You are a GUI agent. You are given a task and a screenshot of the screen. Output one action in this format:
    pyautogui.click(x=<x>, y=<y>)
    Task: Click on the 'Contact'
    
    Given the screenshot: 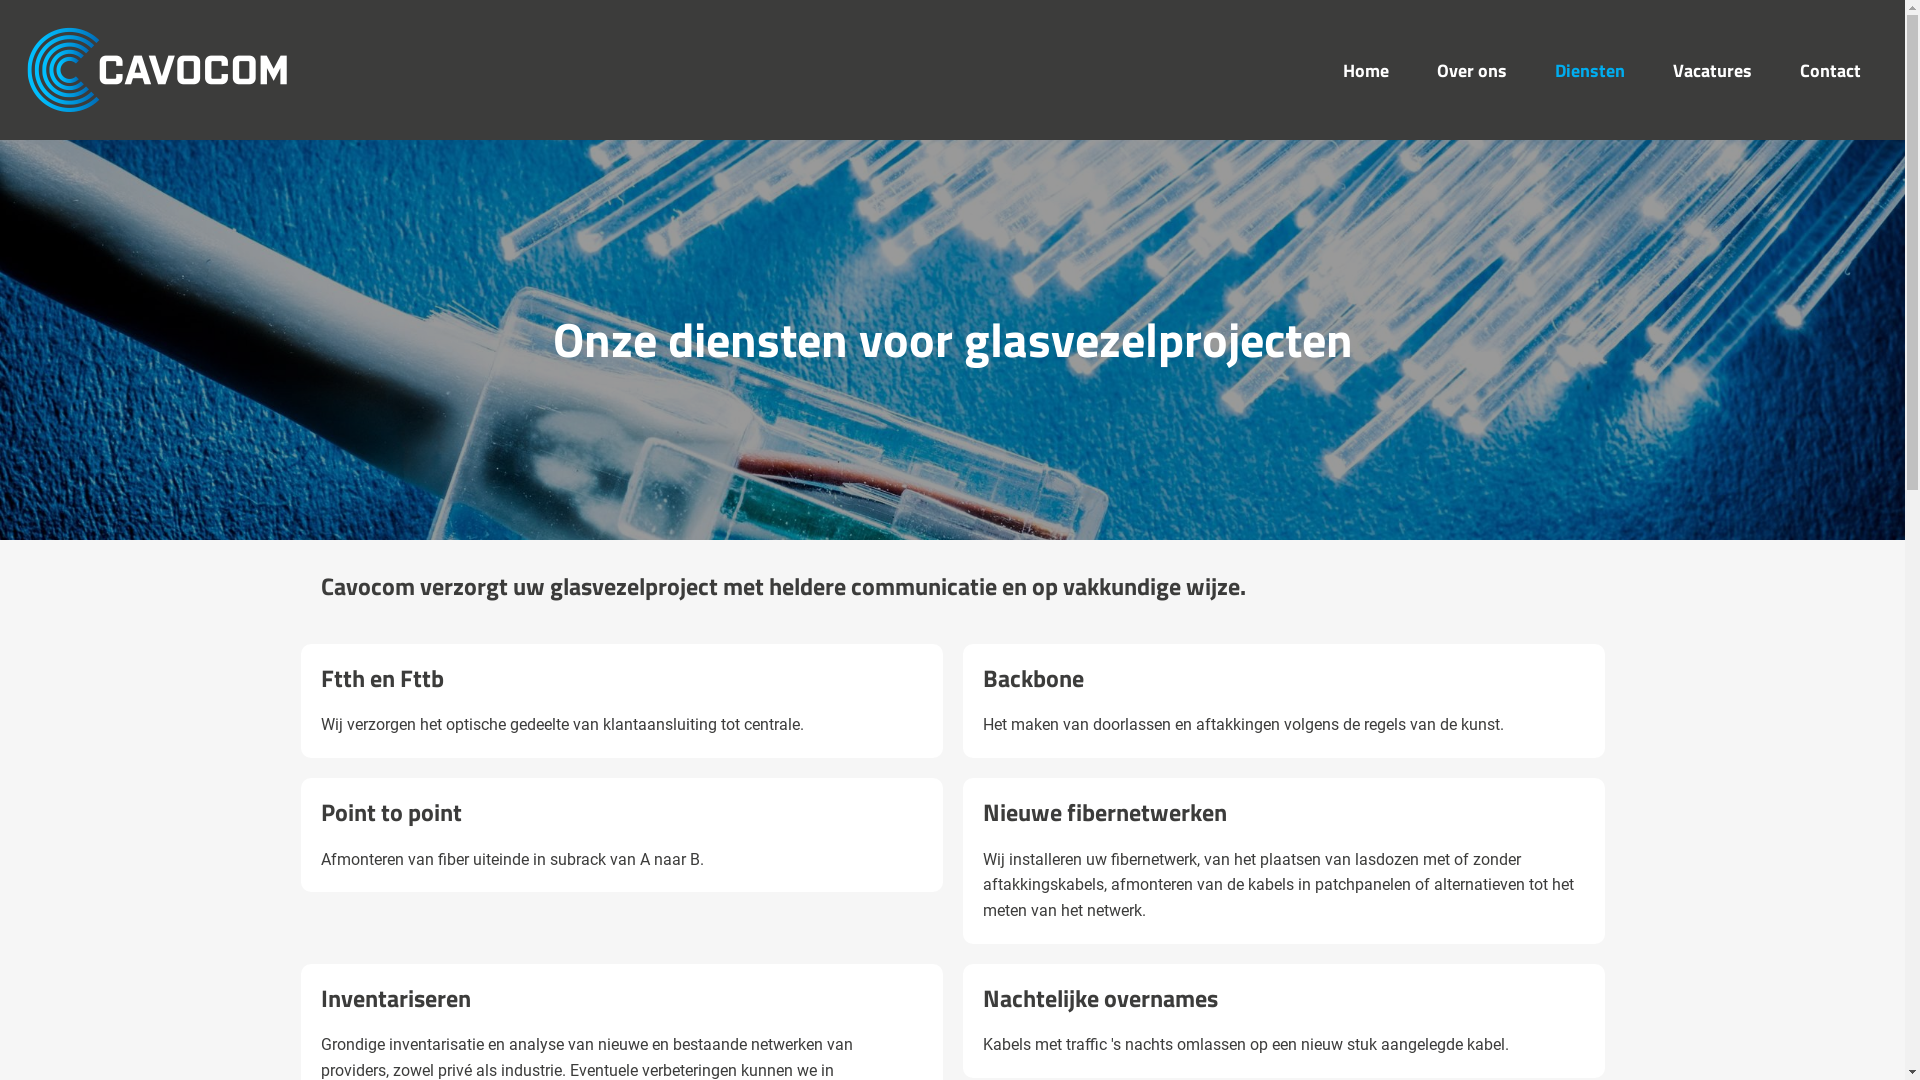 What is the action you would take?
    pyautogui.click(x=1785, y=68)
    